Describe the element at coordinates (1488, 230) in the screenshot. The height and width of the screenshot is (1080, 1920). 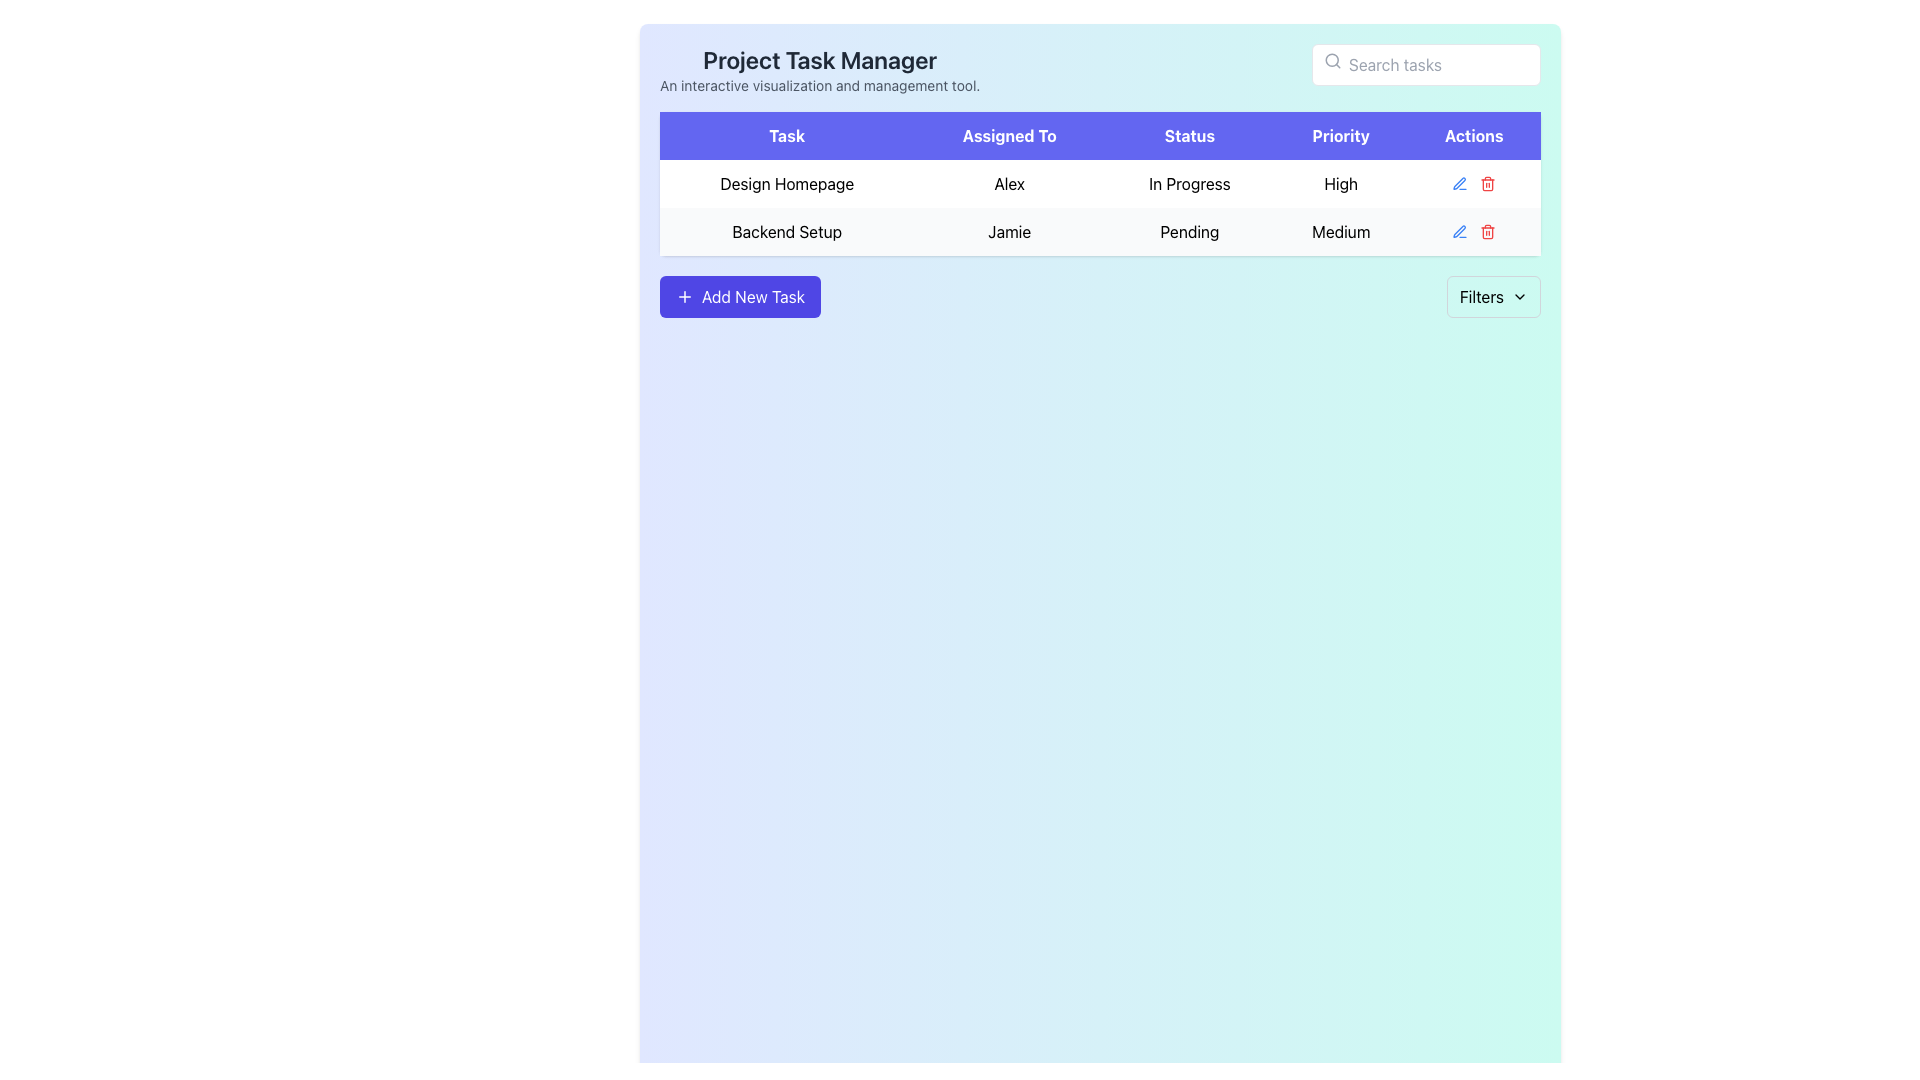
I see `the red trash can icon button in the Actions column of the second row of the task management table` at that location.